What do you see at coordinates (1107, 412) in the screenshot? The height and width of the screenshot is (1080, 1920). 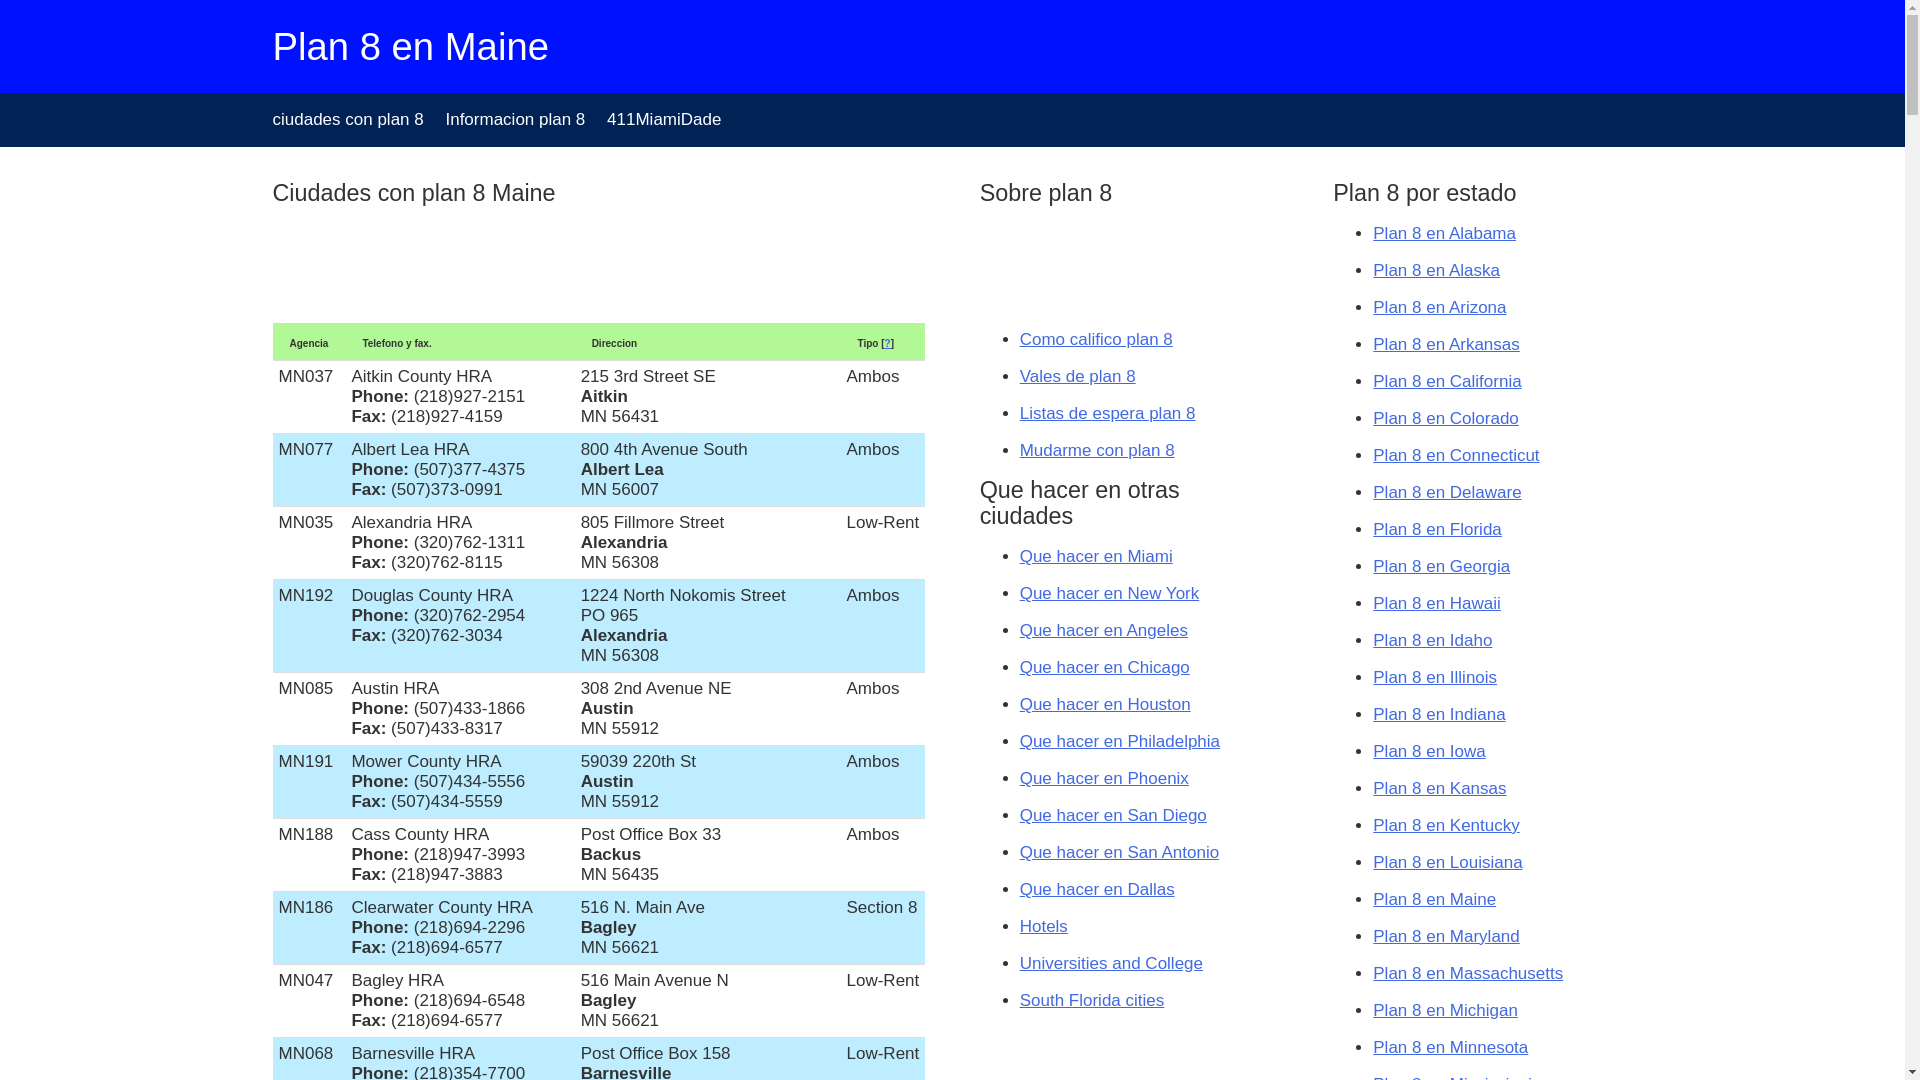 I see `'Listas de espera plan 8'` at bounding box center [1107, 412].